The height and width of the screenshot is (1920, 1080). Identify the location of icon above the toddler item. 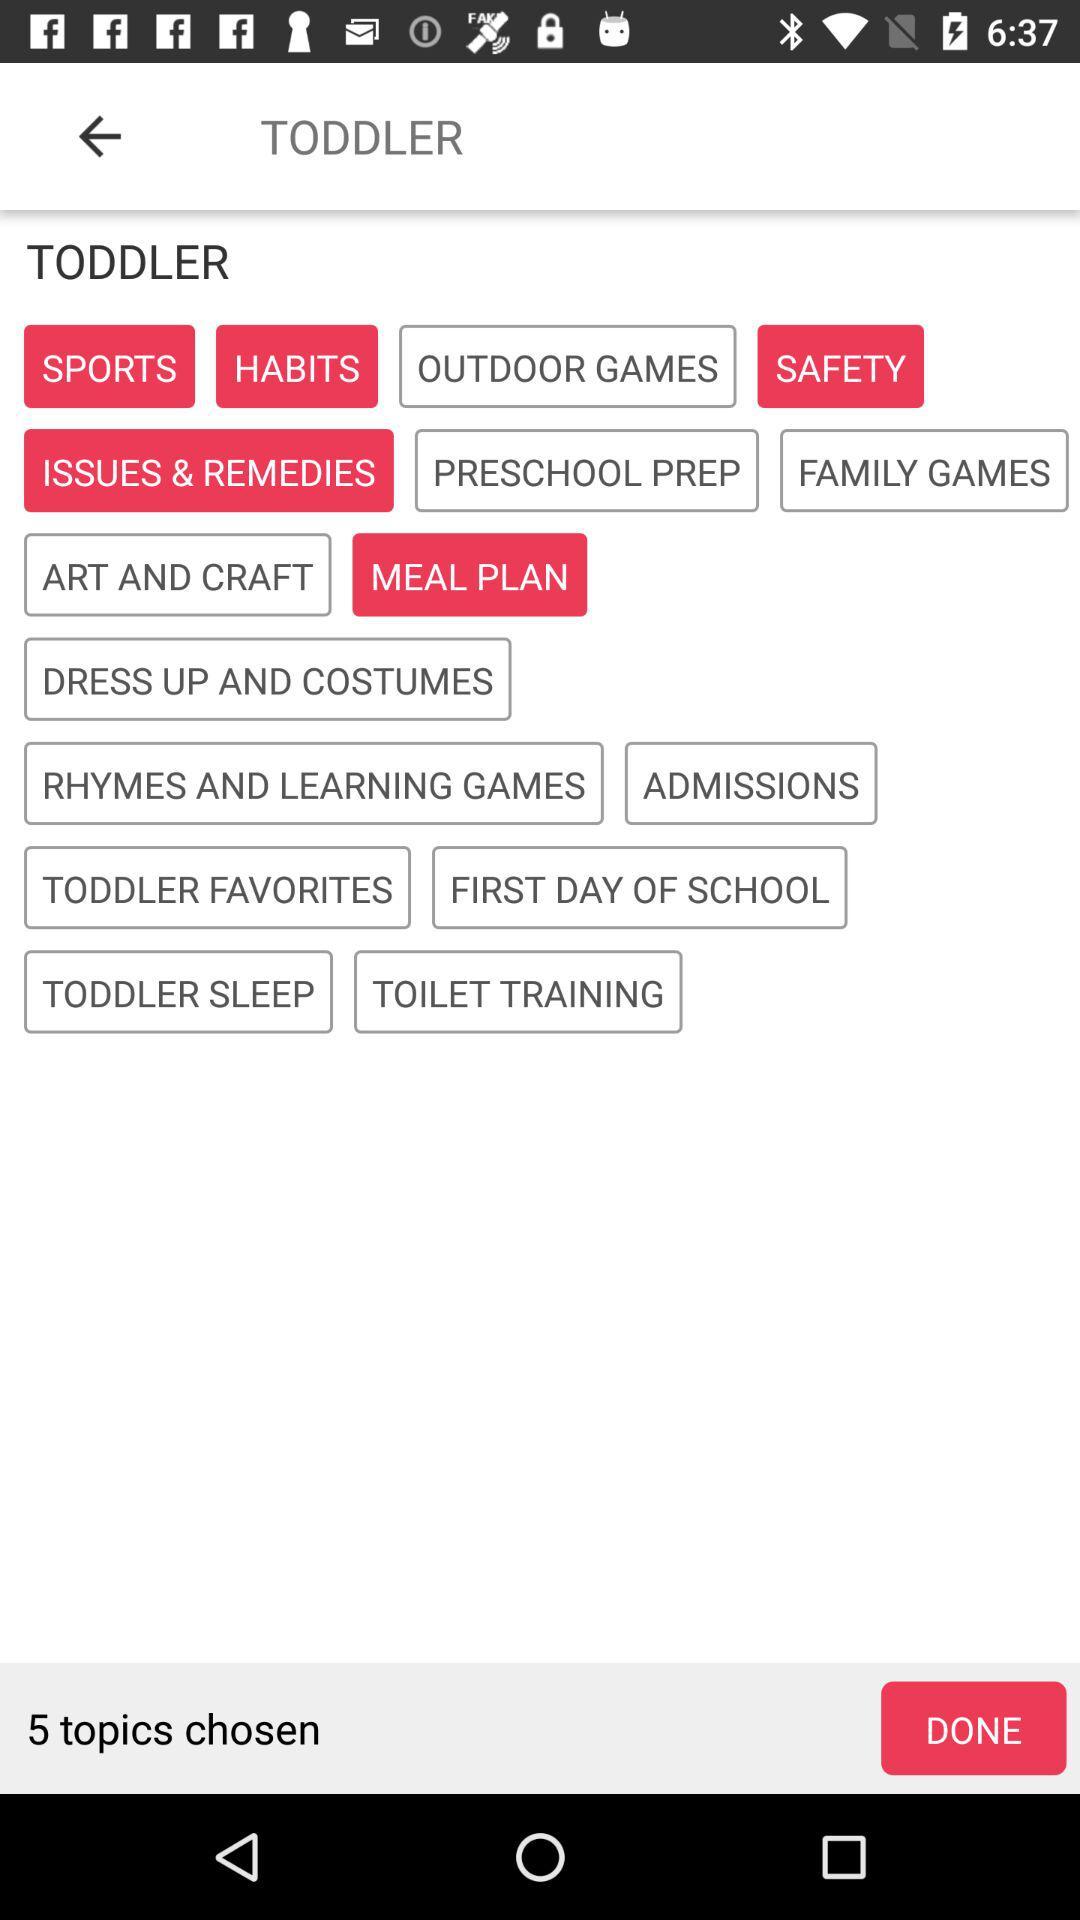
(99, 135).